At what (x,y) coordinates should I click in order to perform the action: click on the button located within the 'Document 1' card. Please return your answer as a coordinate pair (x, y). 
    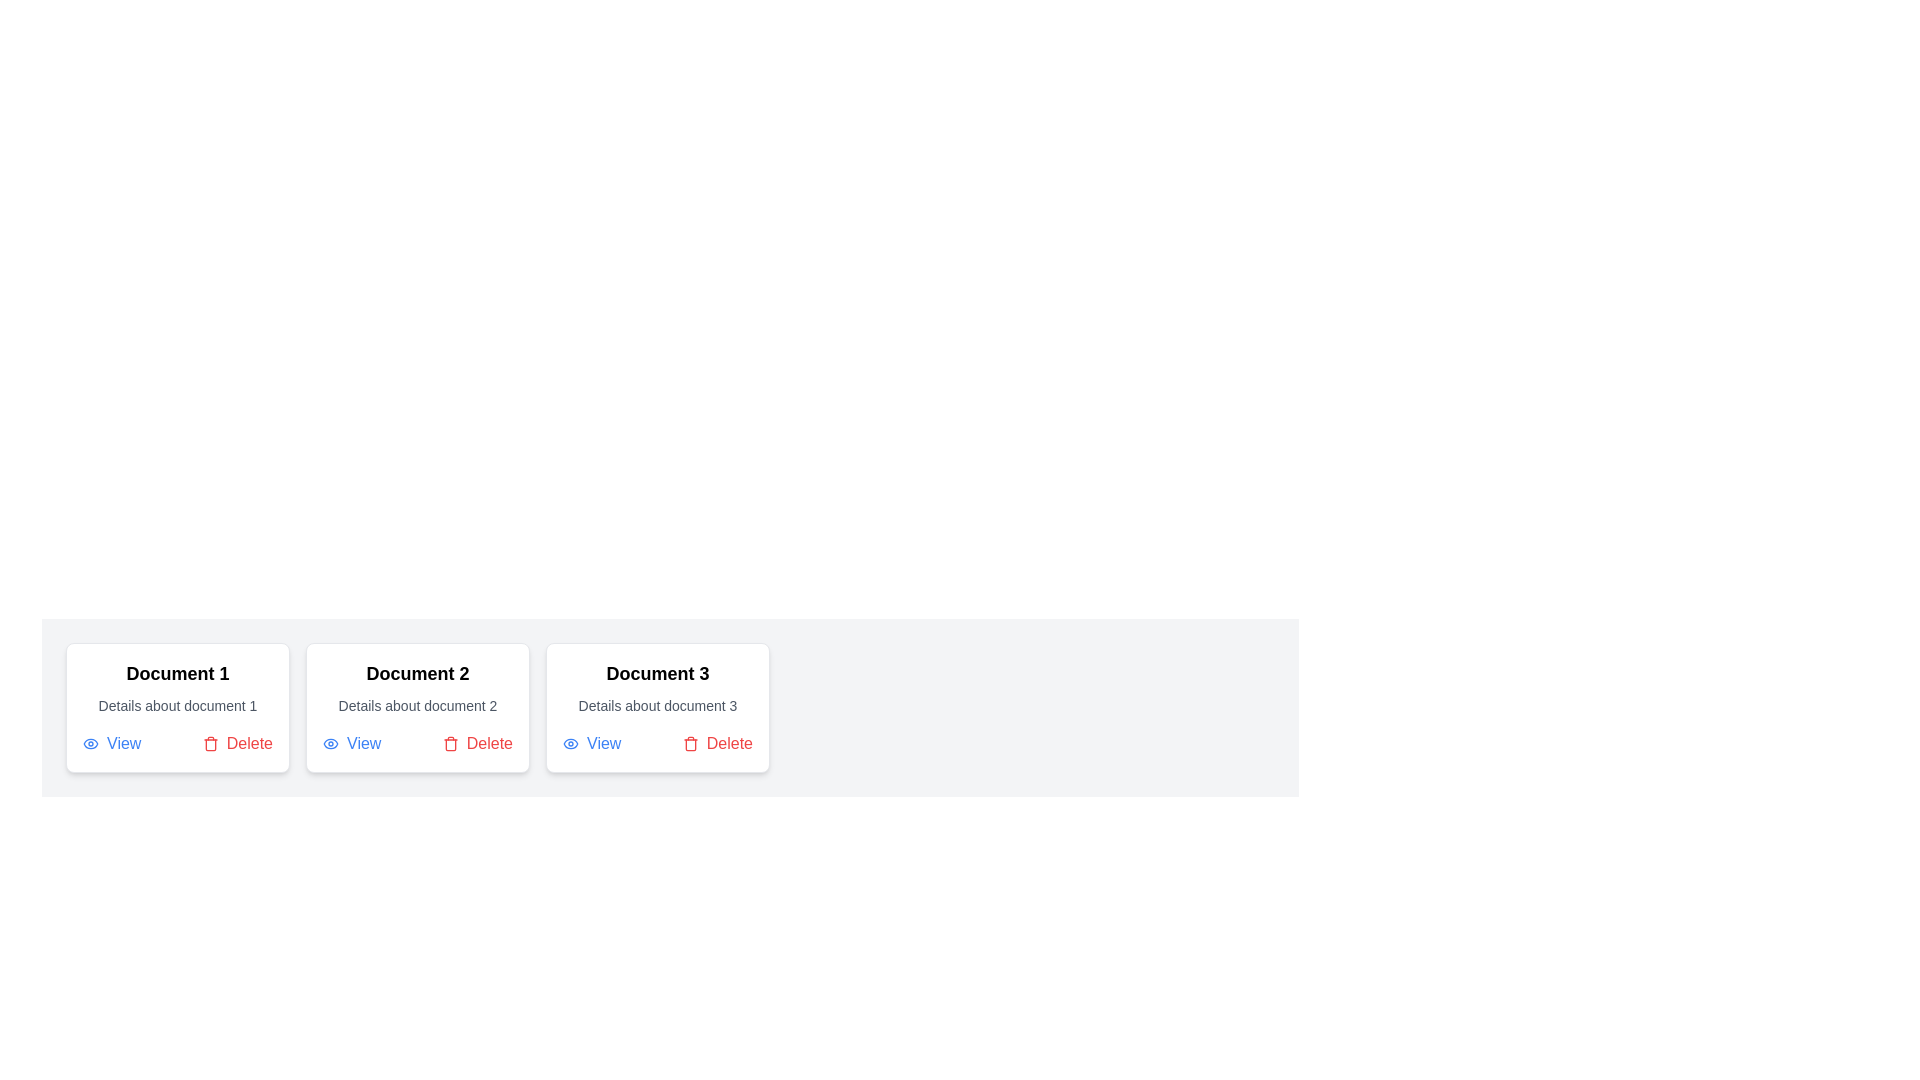
    Looking at the image, I should click on (110, 744).